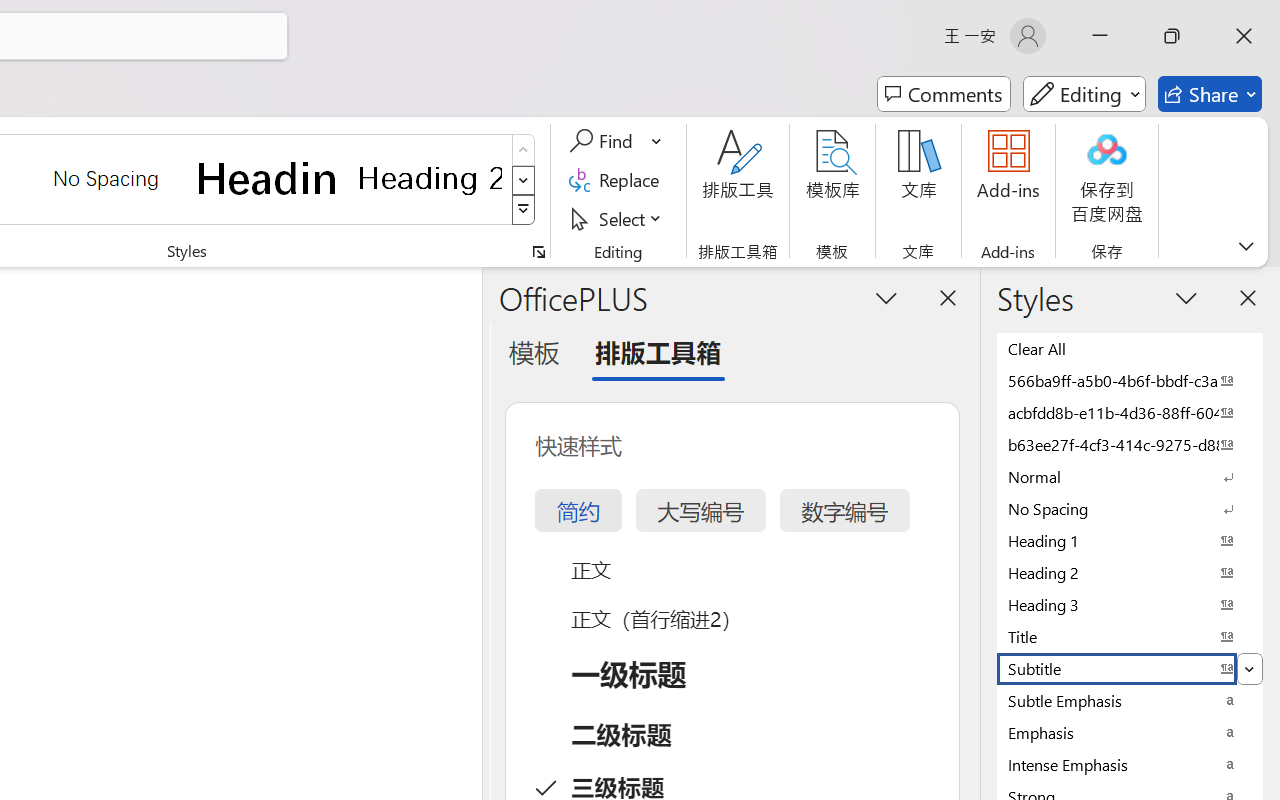 The image size is (1280, 800). I want to click on 'acbfdd8b-e11b-4d36-88ff-6049b138f862', so click(1130, 412).